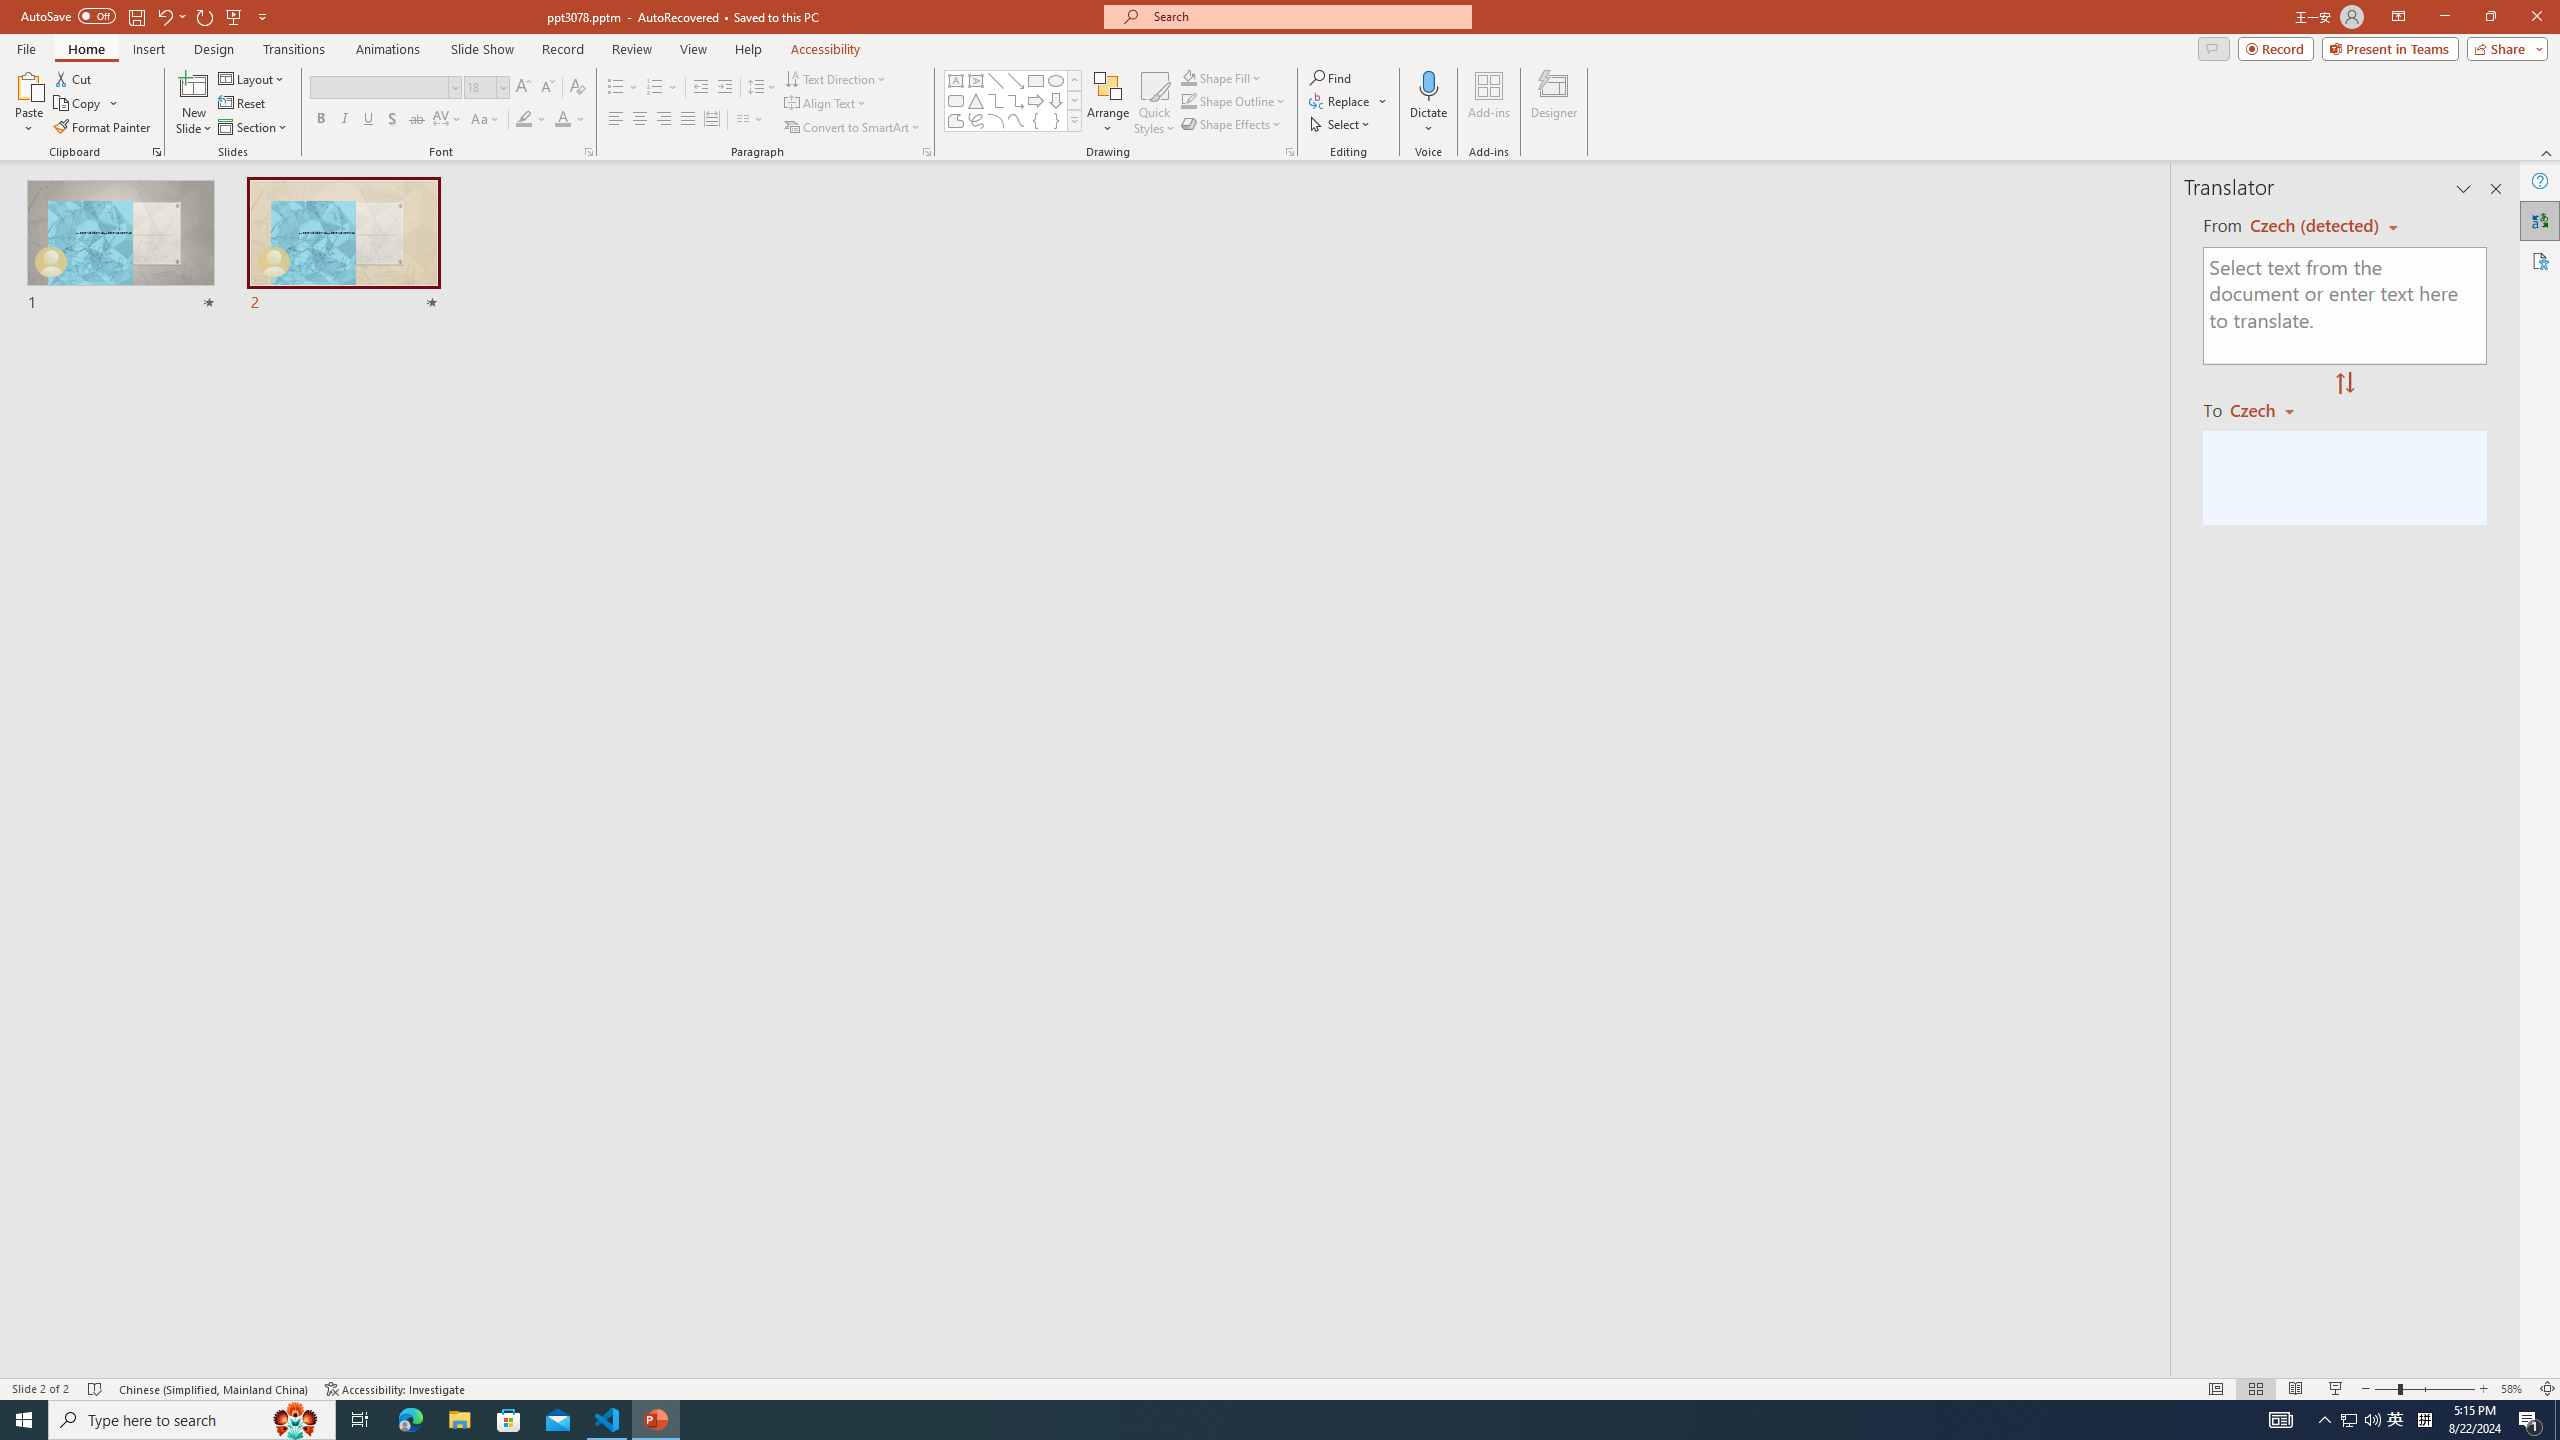 This screenshot has width=2560, height=1440. What do you see at coordinates (701, 87) in the screenshot?
I see `'Decrease Indent'` at bounding box center [701, 87].